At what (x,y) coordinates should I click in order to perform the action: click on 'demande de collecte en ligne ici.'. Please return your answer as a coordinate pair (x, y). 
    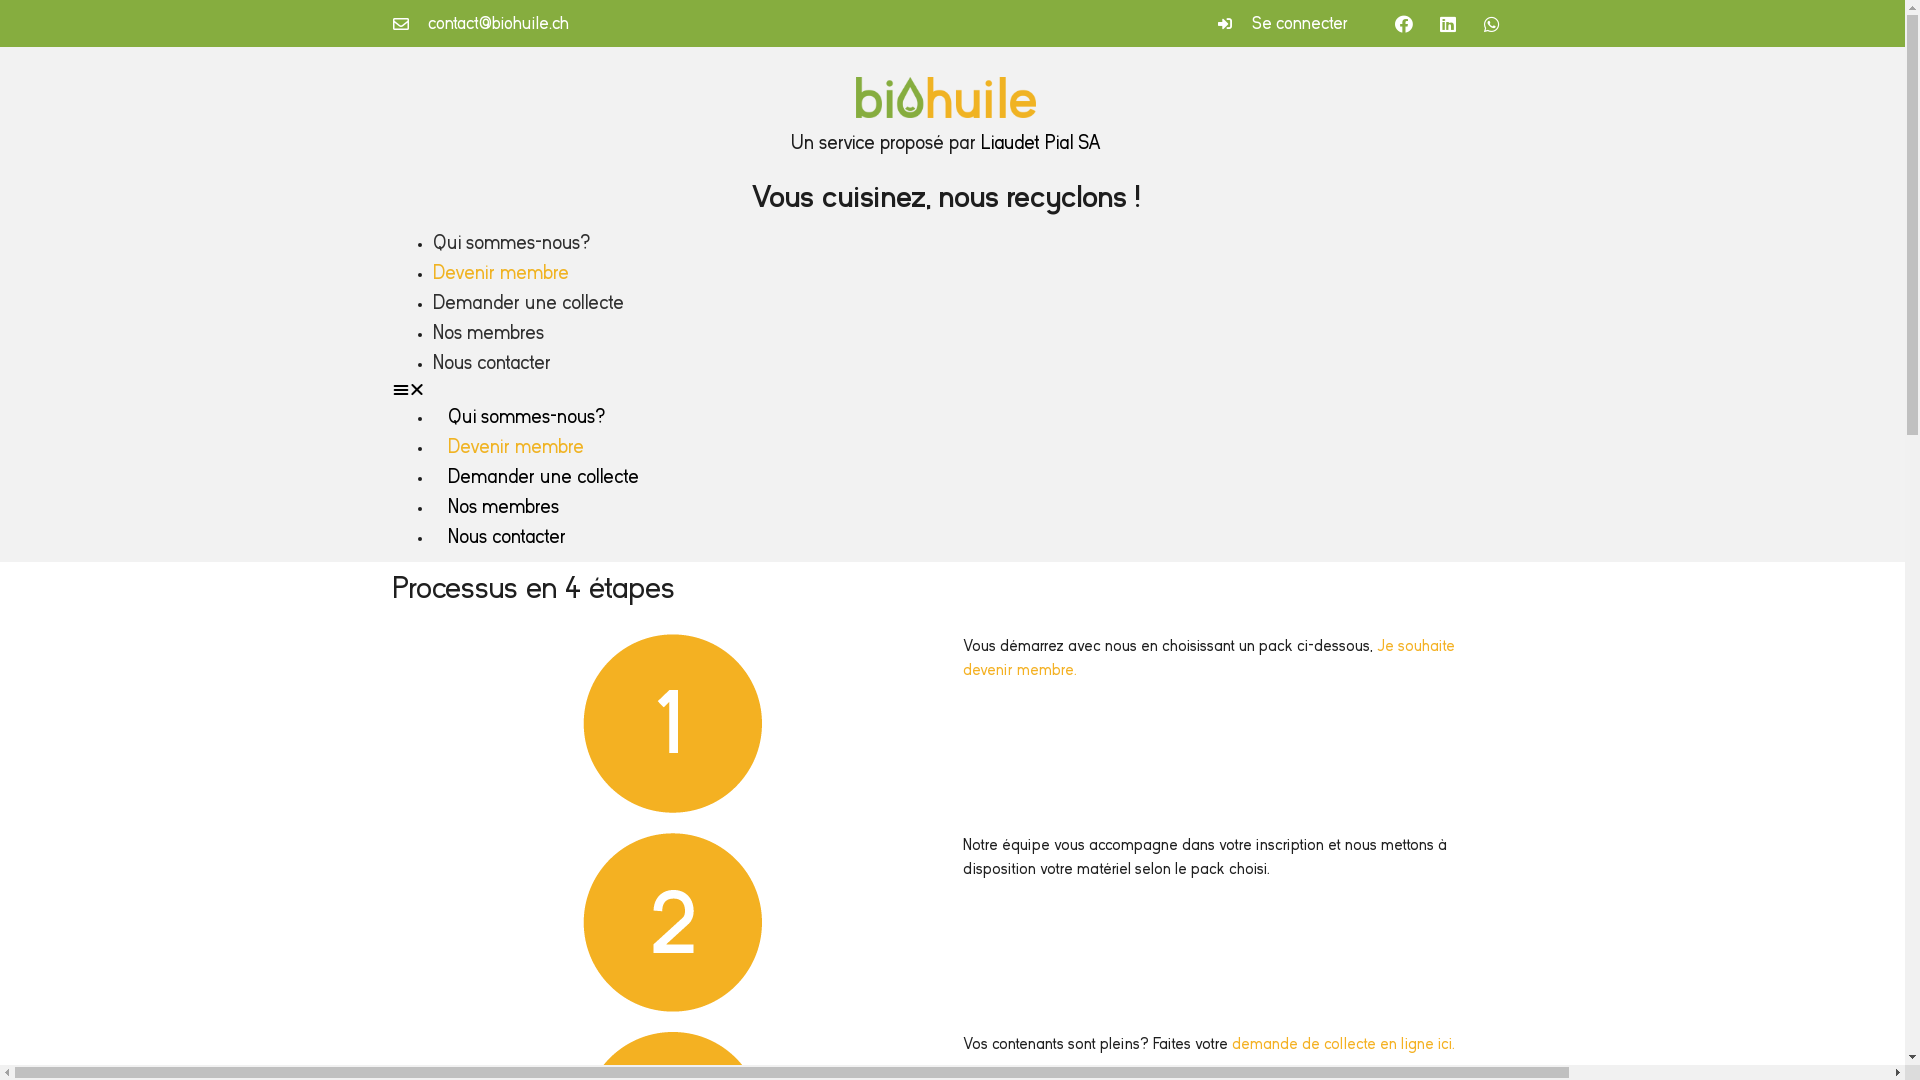
    Looking at the image, I should click on (1343, 1043).